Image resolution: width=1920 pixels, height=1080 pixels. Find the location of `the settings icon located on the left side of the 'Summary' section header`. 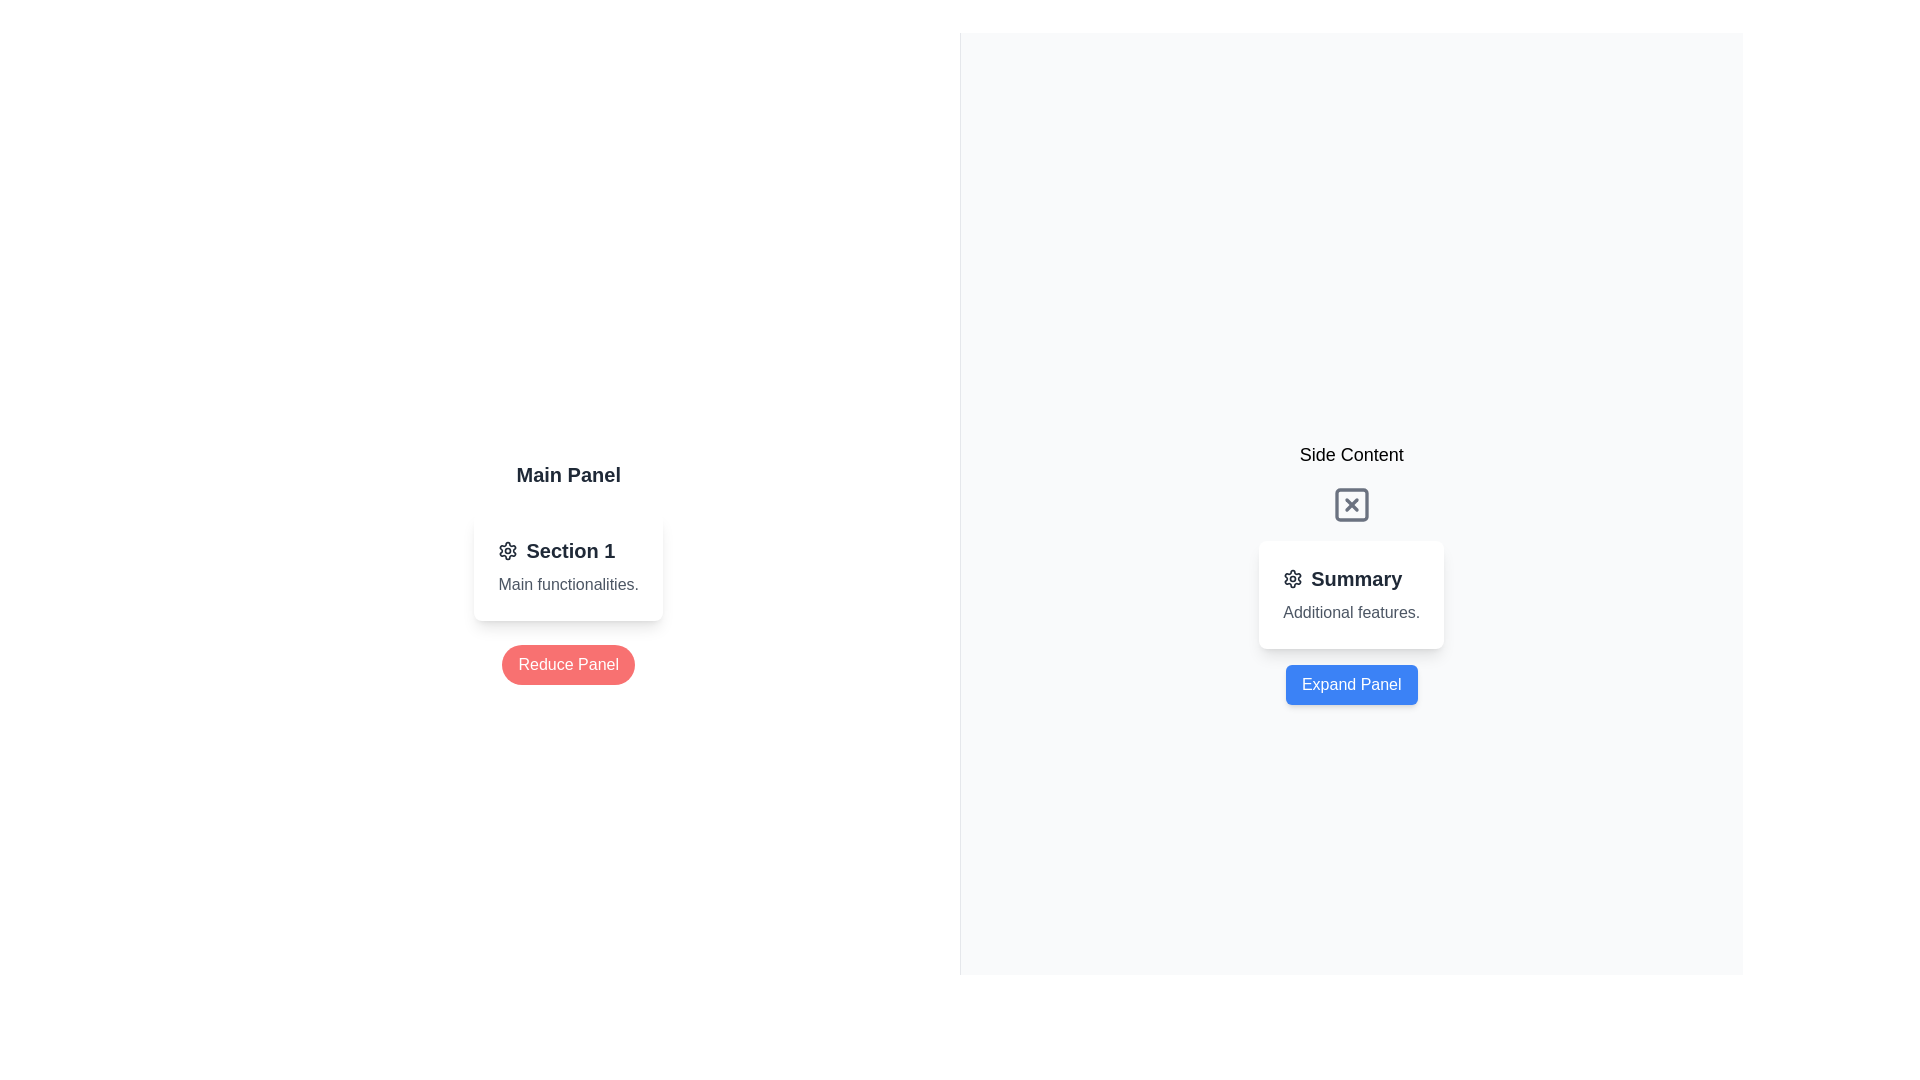

the settings icon located on the left side of the 'Summary' section header is located at coordinates (1293, 578).